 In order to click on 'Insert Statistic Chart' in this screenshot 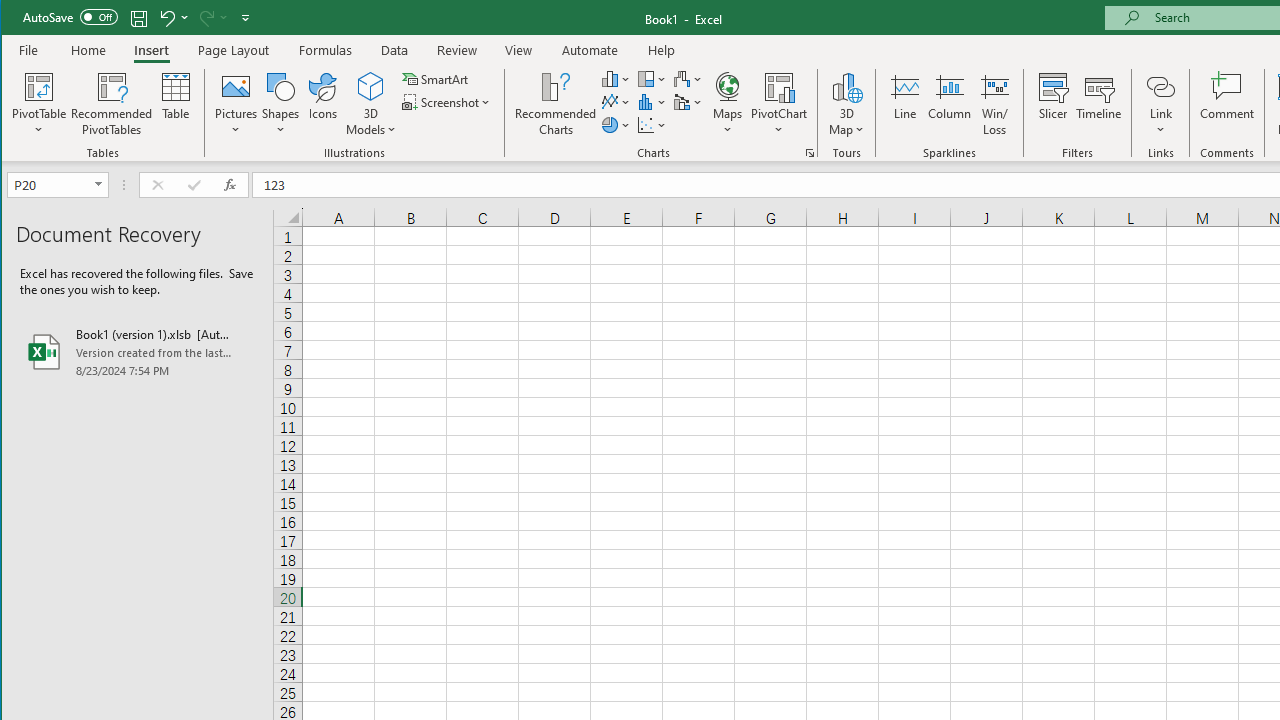, I will do `click(652, 102)`.